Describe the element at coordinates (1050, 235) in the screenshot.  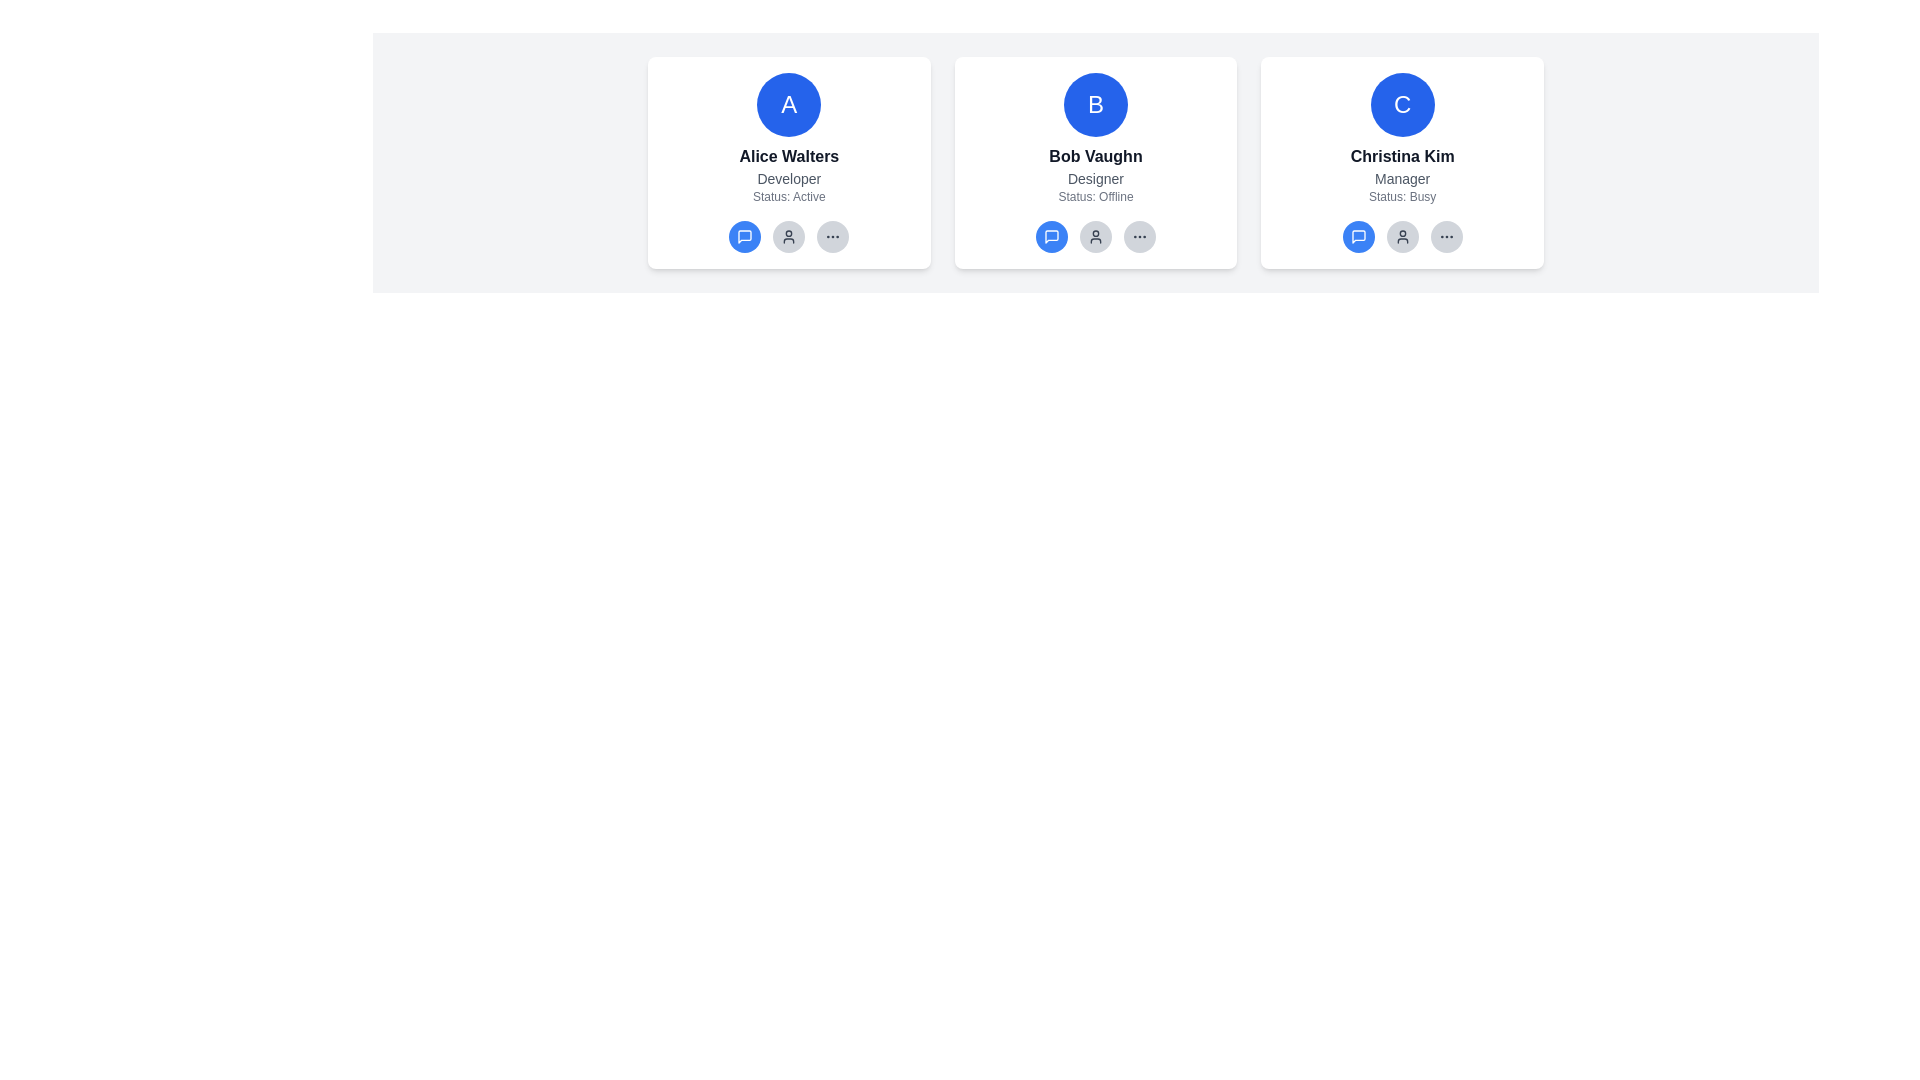
I see `the chat button for 'Bob Vaughn'` at that location.